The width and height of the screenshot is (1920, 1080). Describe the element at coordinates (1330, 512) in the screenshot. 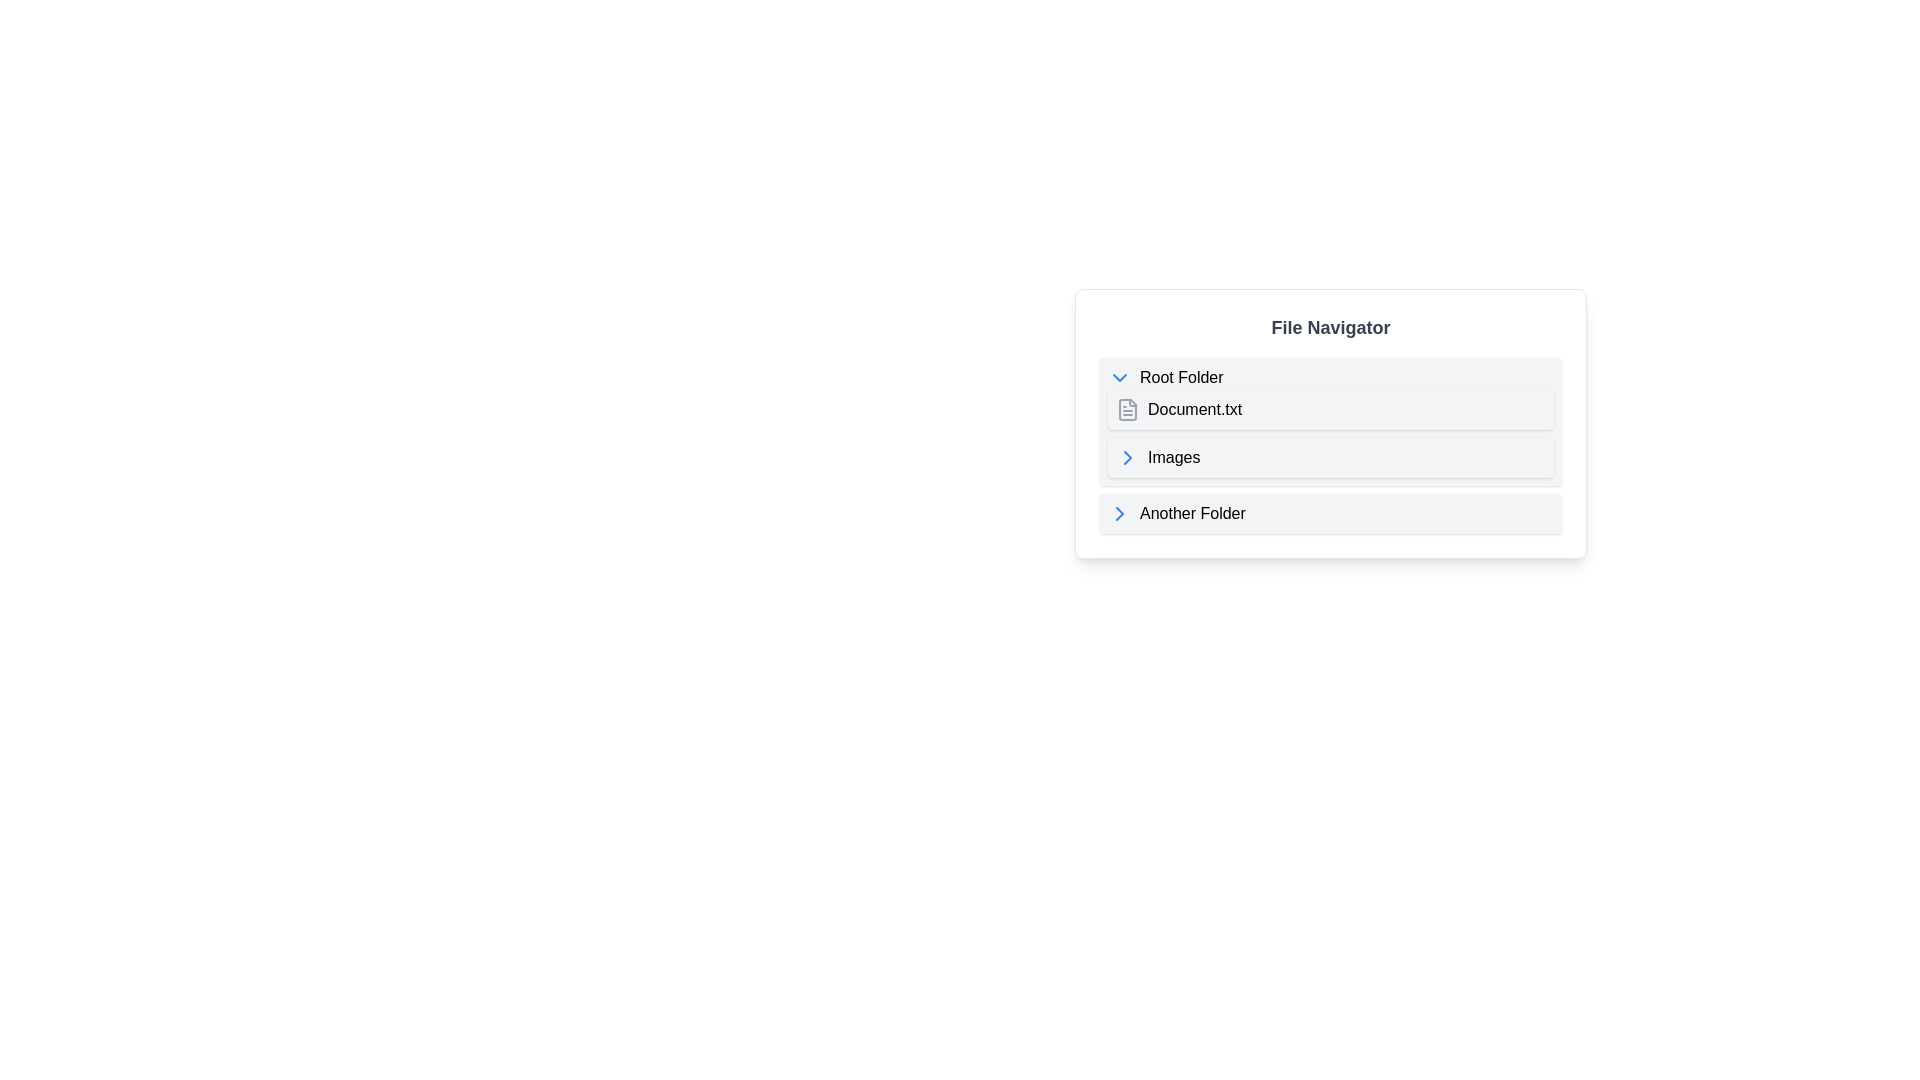

I see `the folder navigation item labeled 'Another Folder'` at that location.